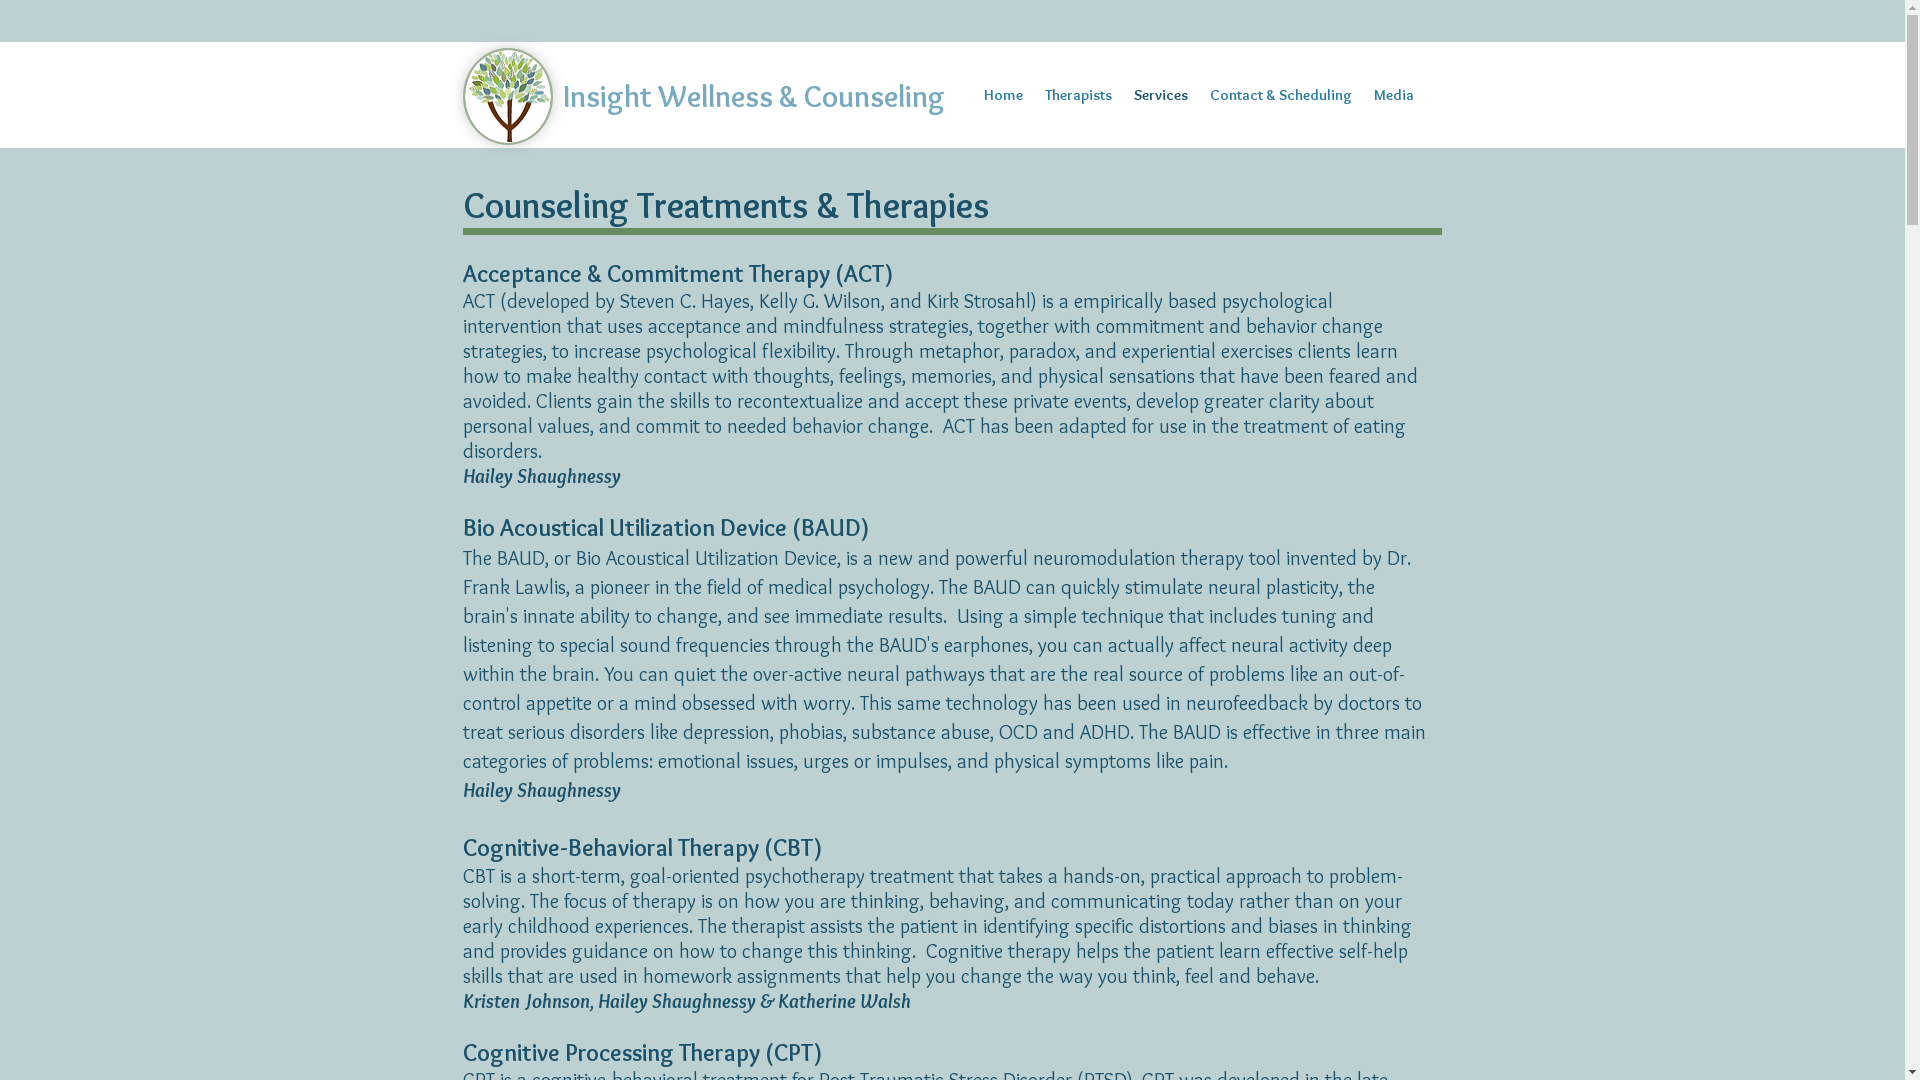  I want to click on 'Contact & Scheduling', so click(1280, 95).